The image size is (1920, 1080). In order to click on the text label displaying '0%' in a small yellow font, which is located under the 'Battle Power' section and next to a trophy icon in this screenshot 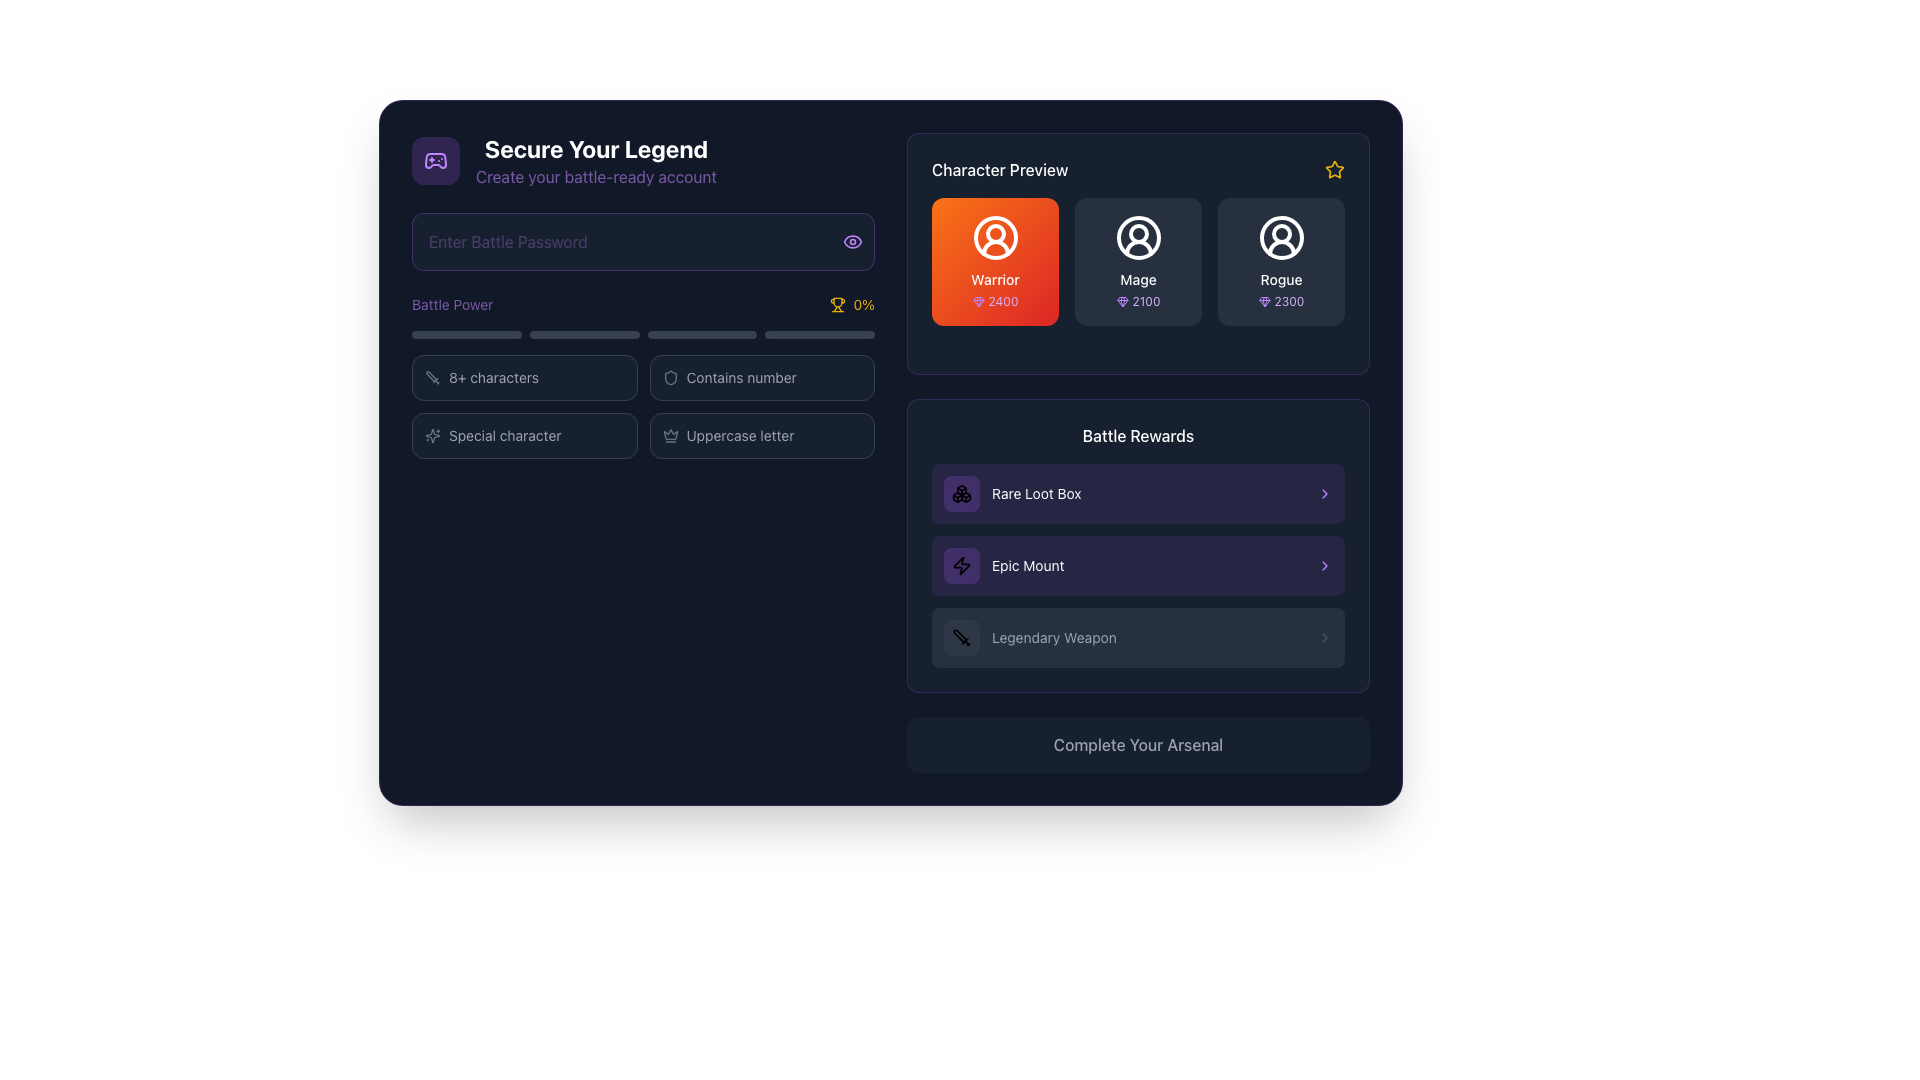, I will do `click(864, 304)`.